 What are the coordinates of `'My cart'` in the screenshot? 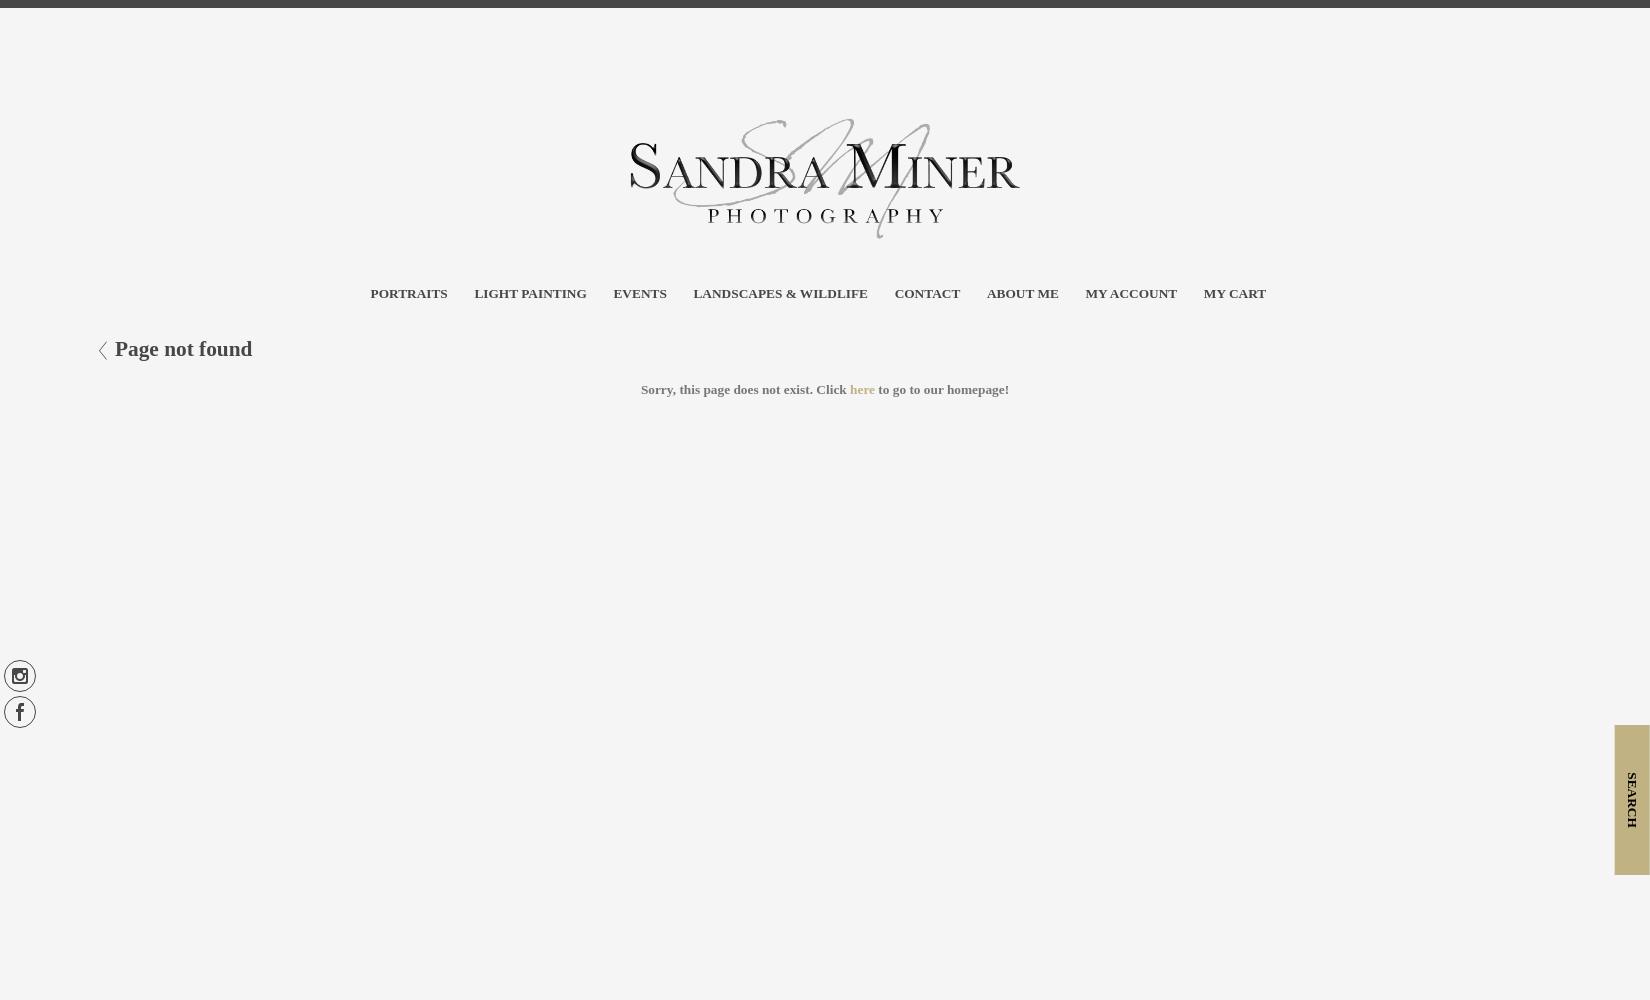 It's located at (1234, 293).